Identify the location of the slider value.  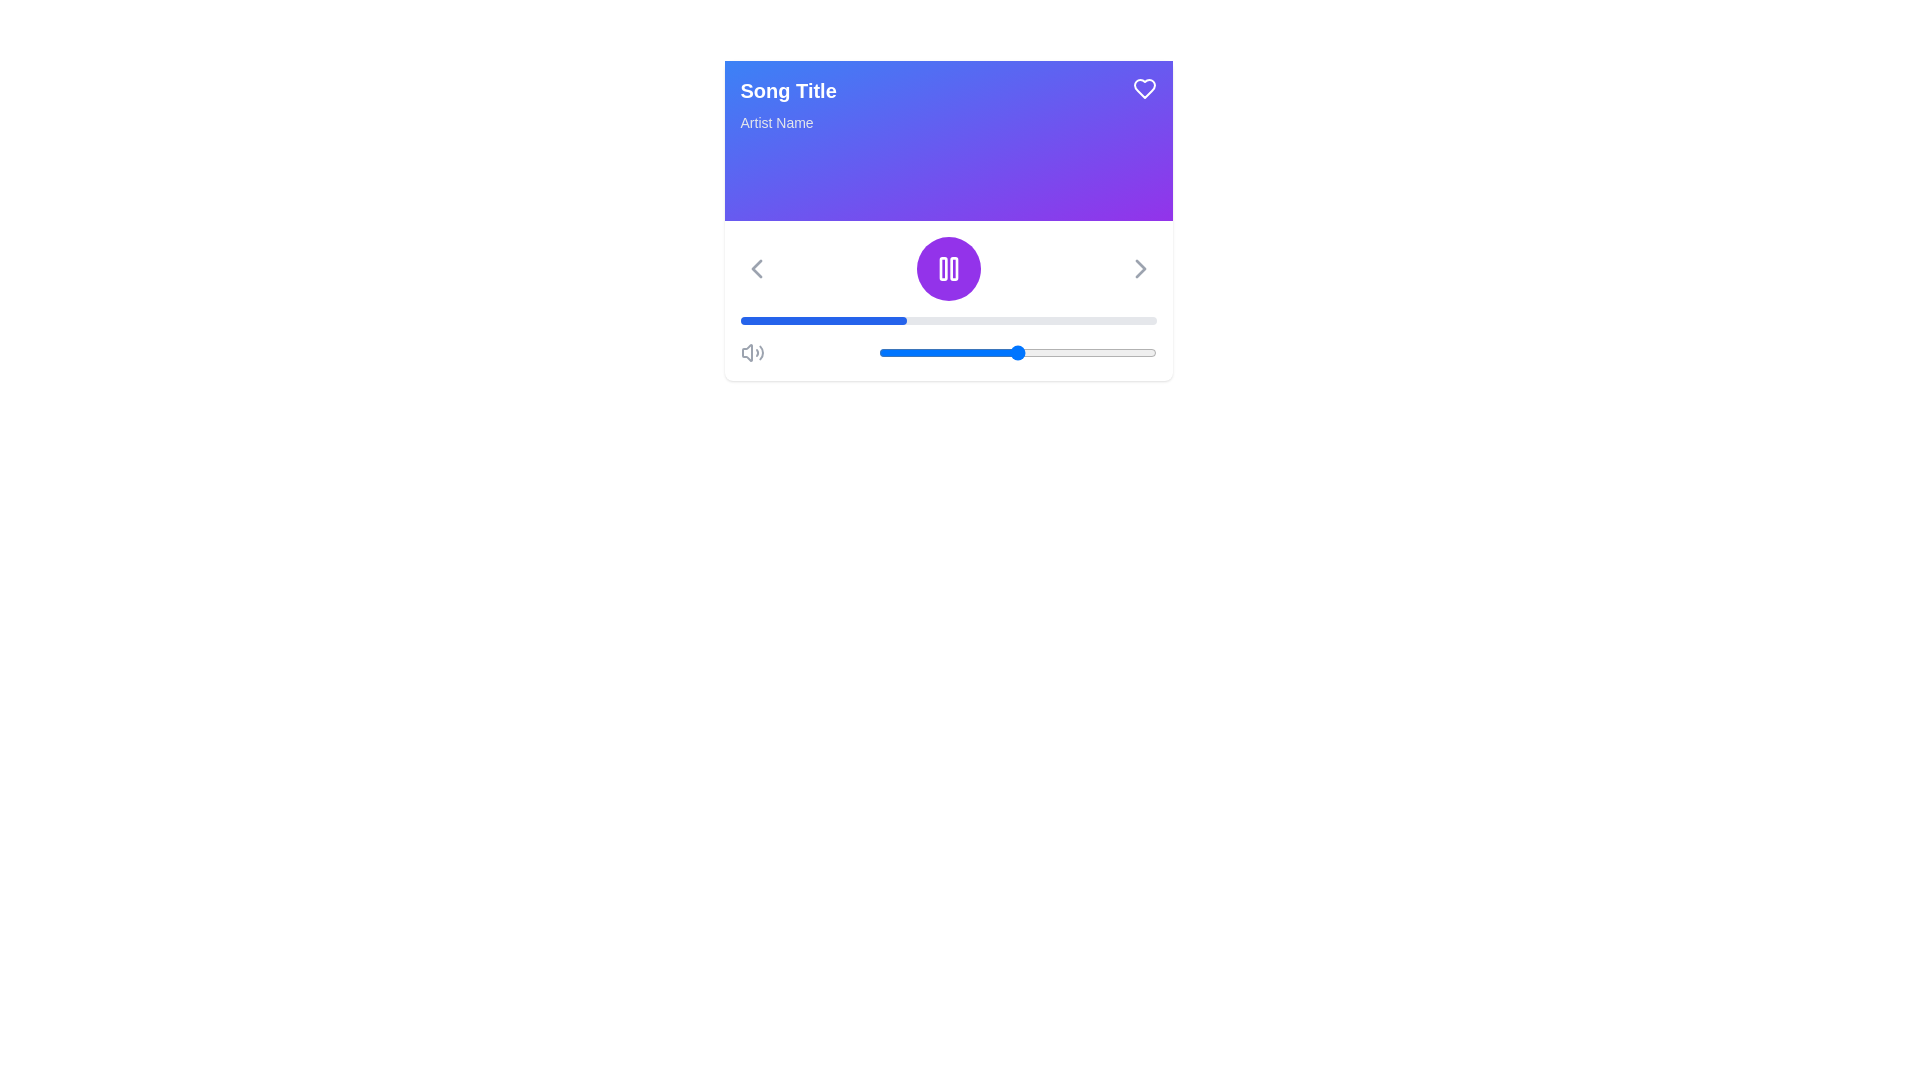
(992, 352).